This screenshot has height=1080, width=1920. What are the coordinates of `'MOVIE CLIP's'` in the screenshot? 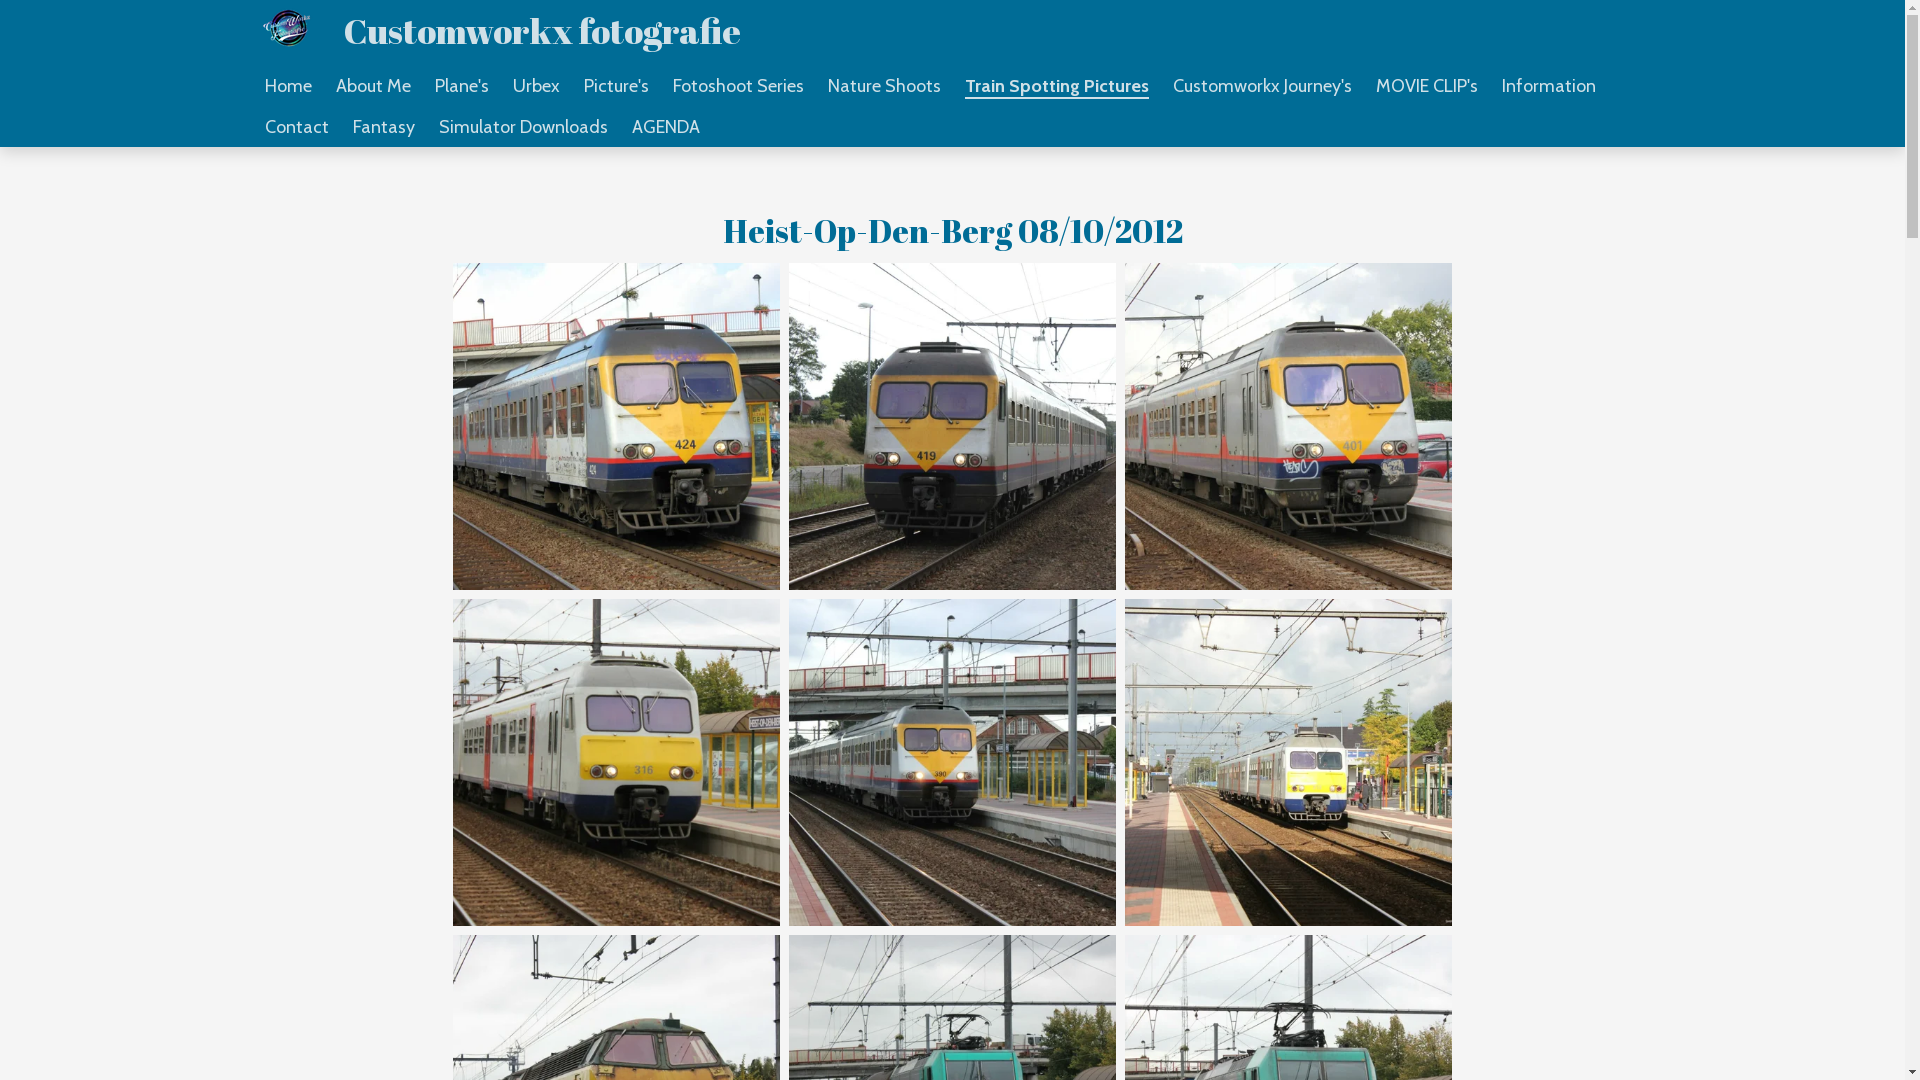 It's located at (1362, 84).